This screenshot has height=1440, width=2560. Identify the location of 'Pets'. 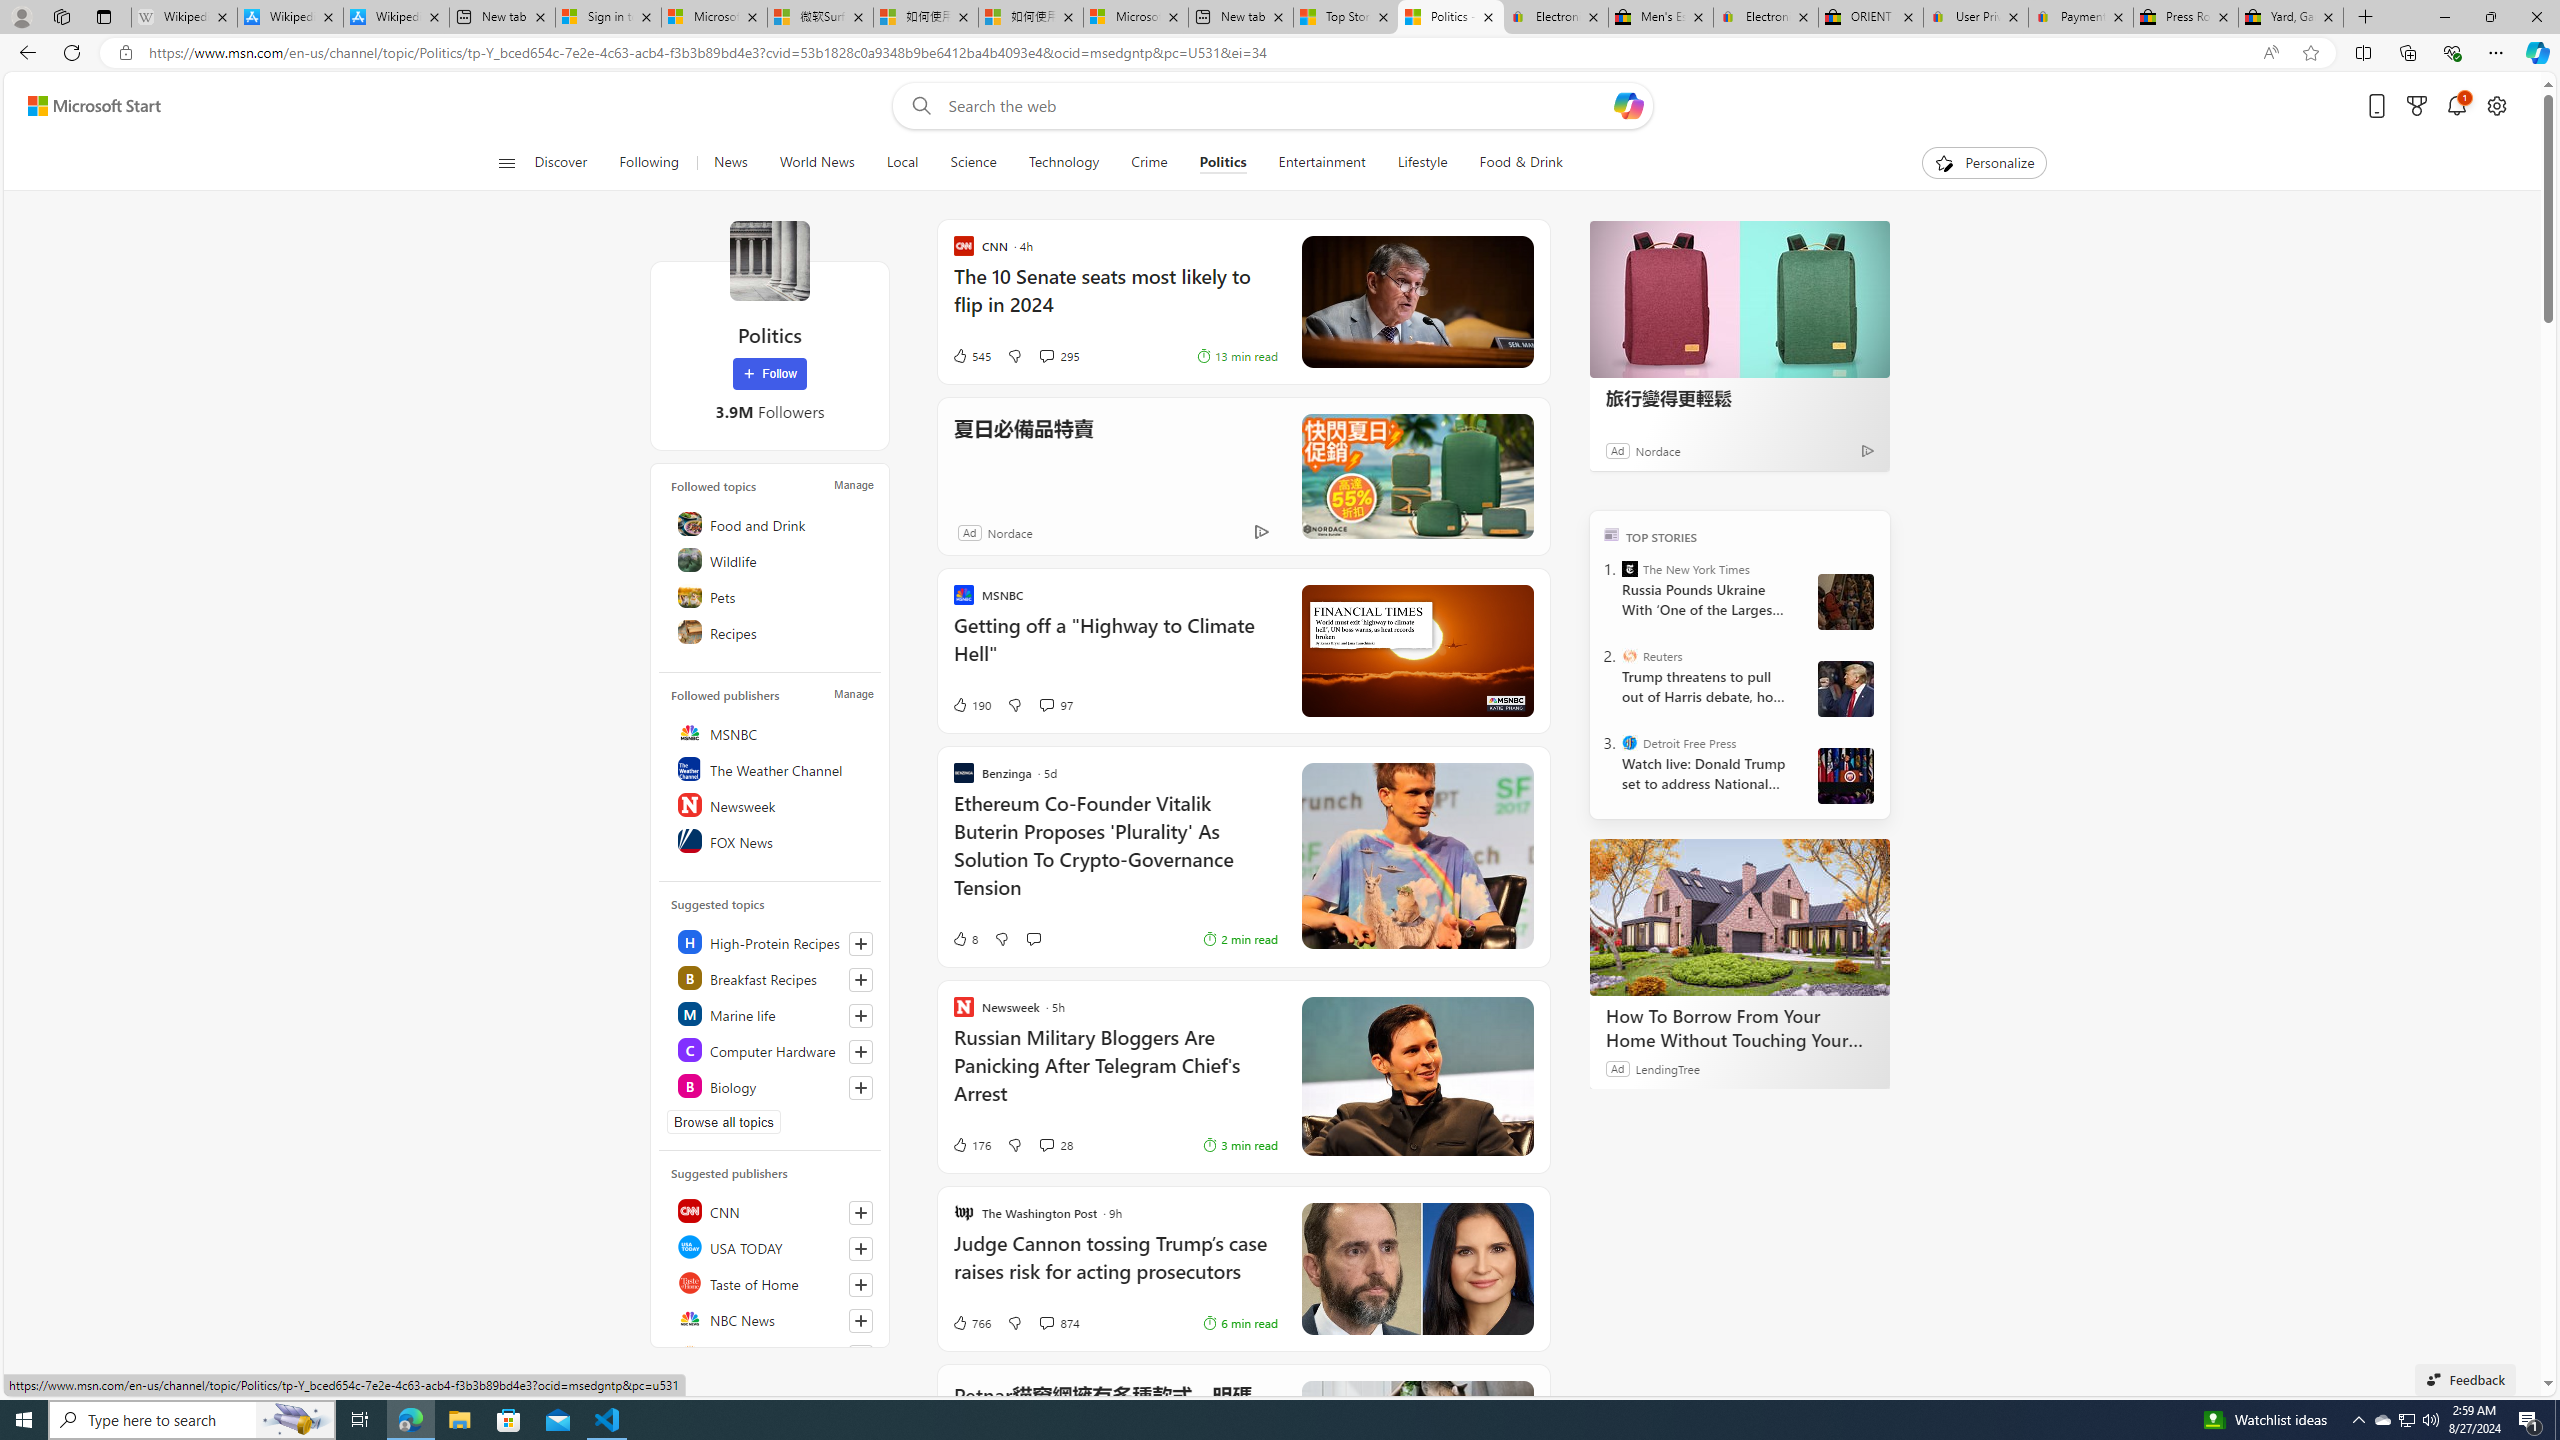
(773, 595).